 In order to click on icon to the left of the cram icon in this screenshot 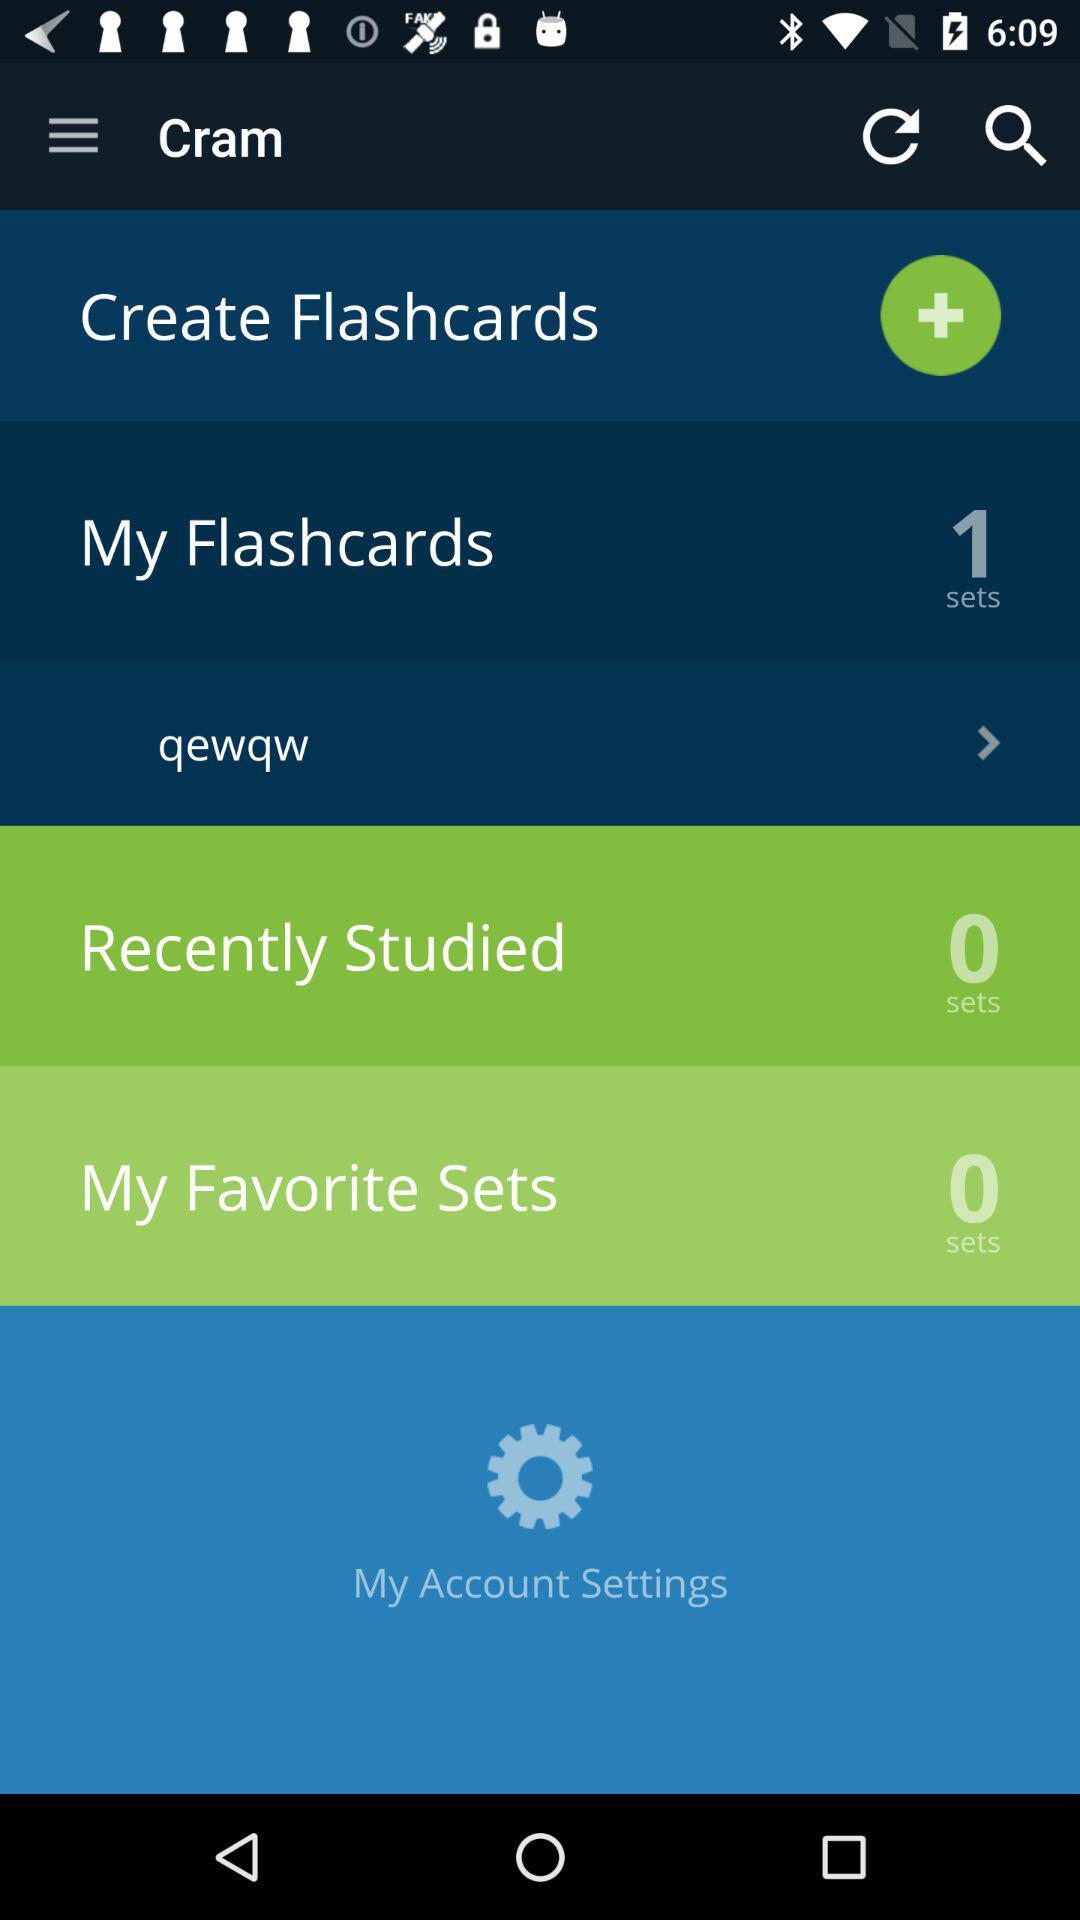, I will do `click(72, 135)`.